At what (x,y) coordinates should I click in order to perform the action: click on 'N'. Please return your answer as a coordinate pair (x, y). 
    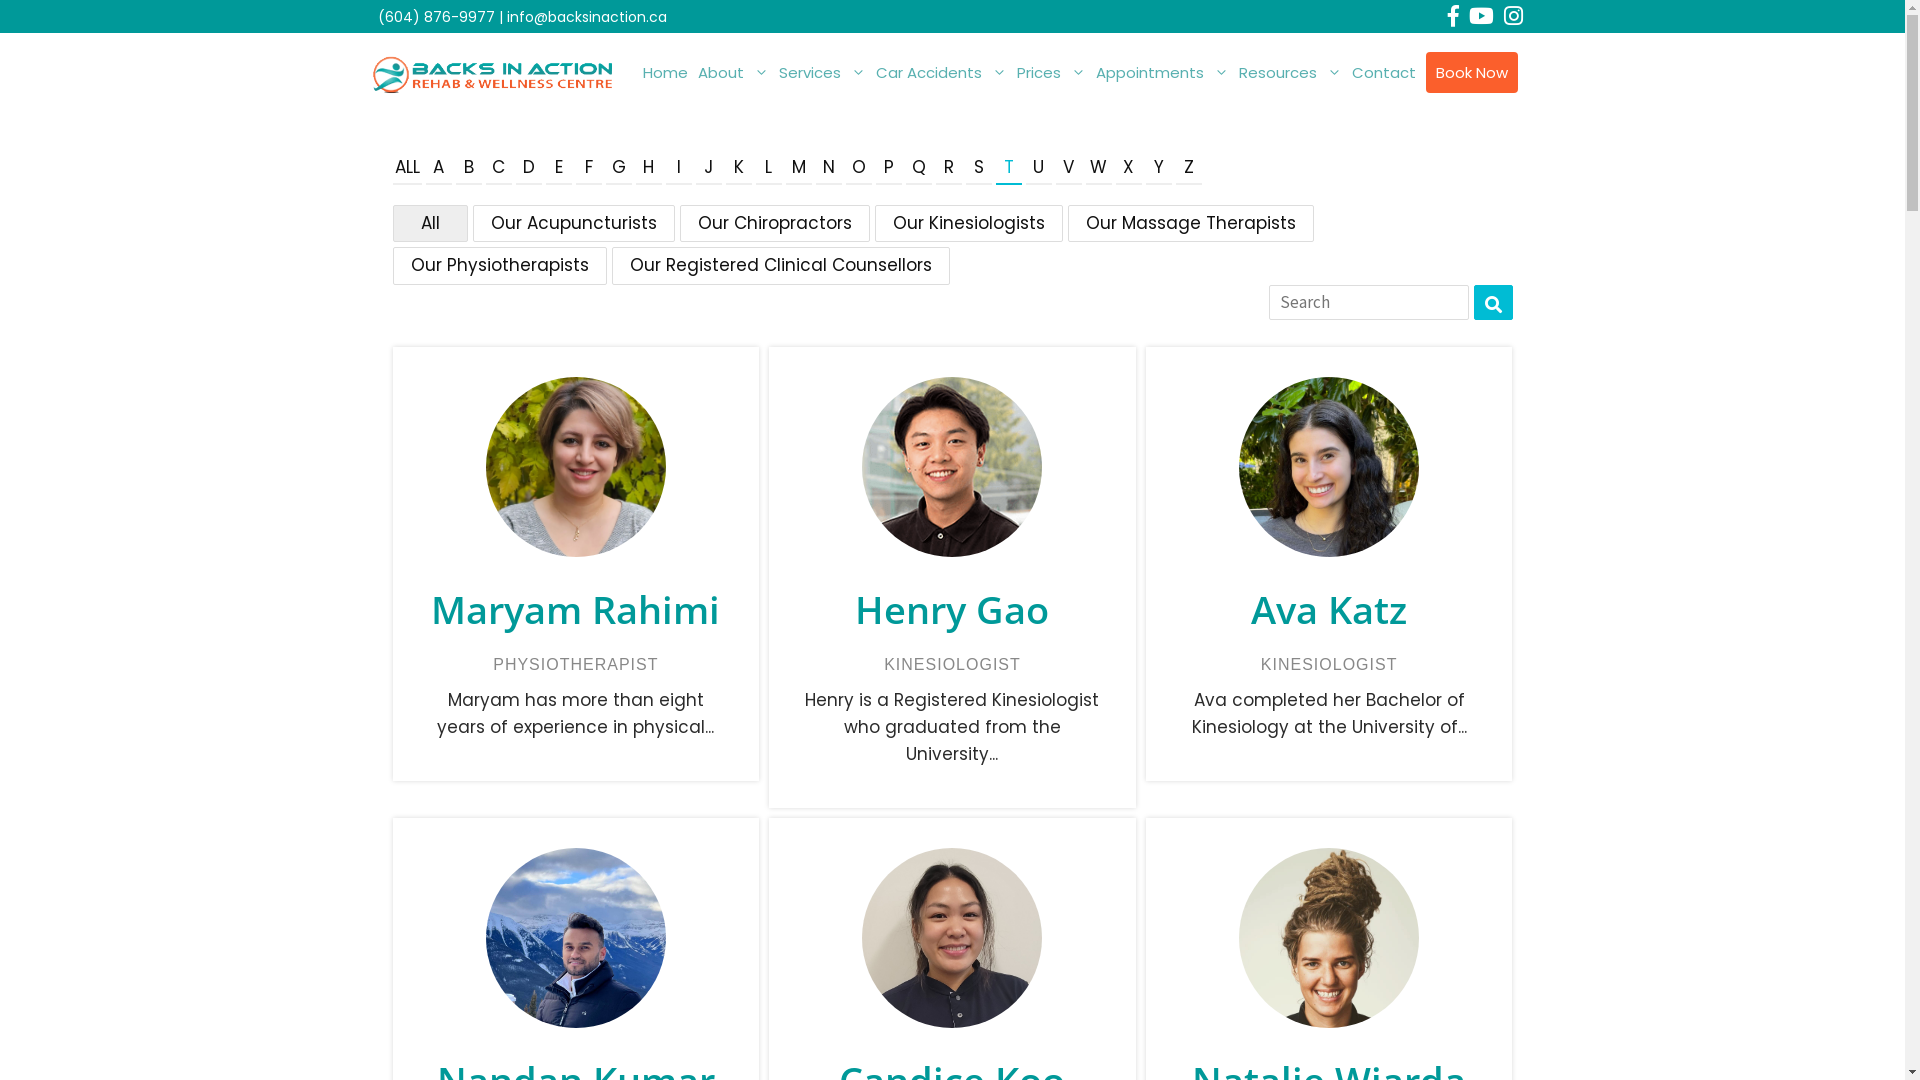
    Looking at the image, I should click on (829, 168).